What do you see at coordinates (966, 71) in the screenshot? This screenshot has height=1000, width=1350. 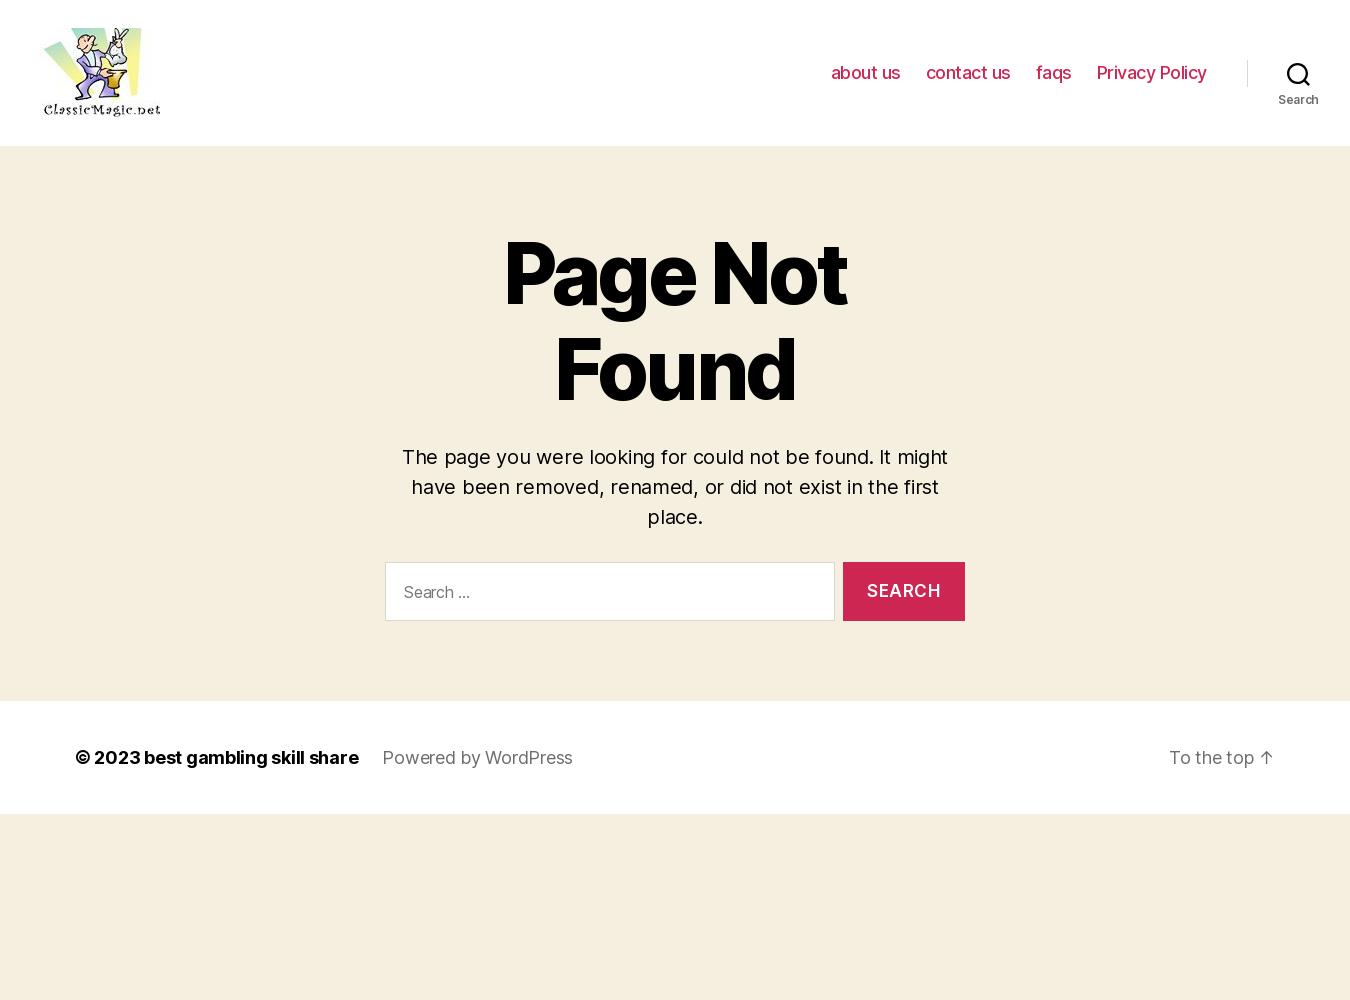 I see `'contact us'` at bounding box center [966, 71].